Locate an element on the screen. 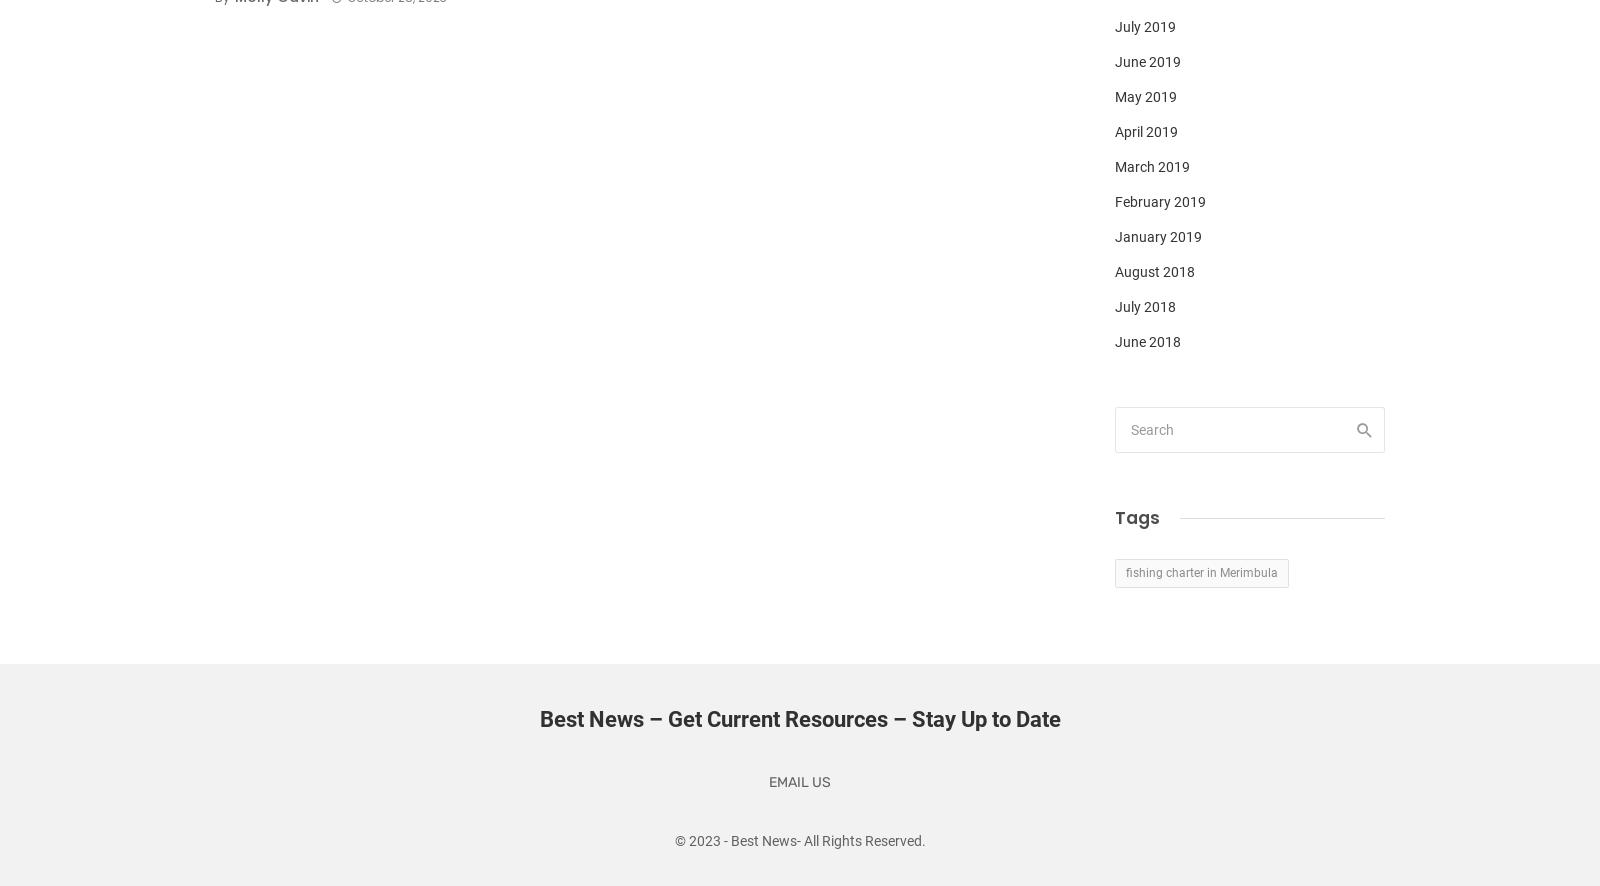 This screenshot has height=886, width=1600. 'June 2018' is located at coordinates (1148, 340).